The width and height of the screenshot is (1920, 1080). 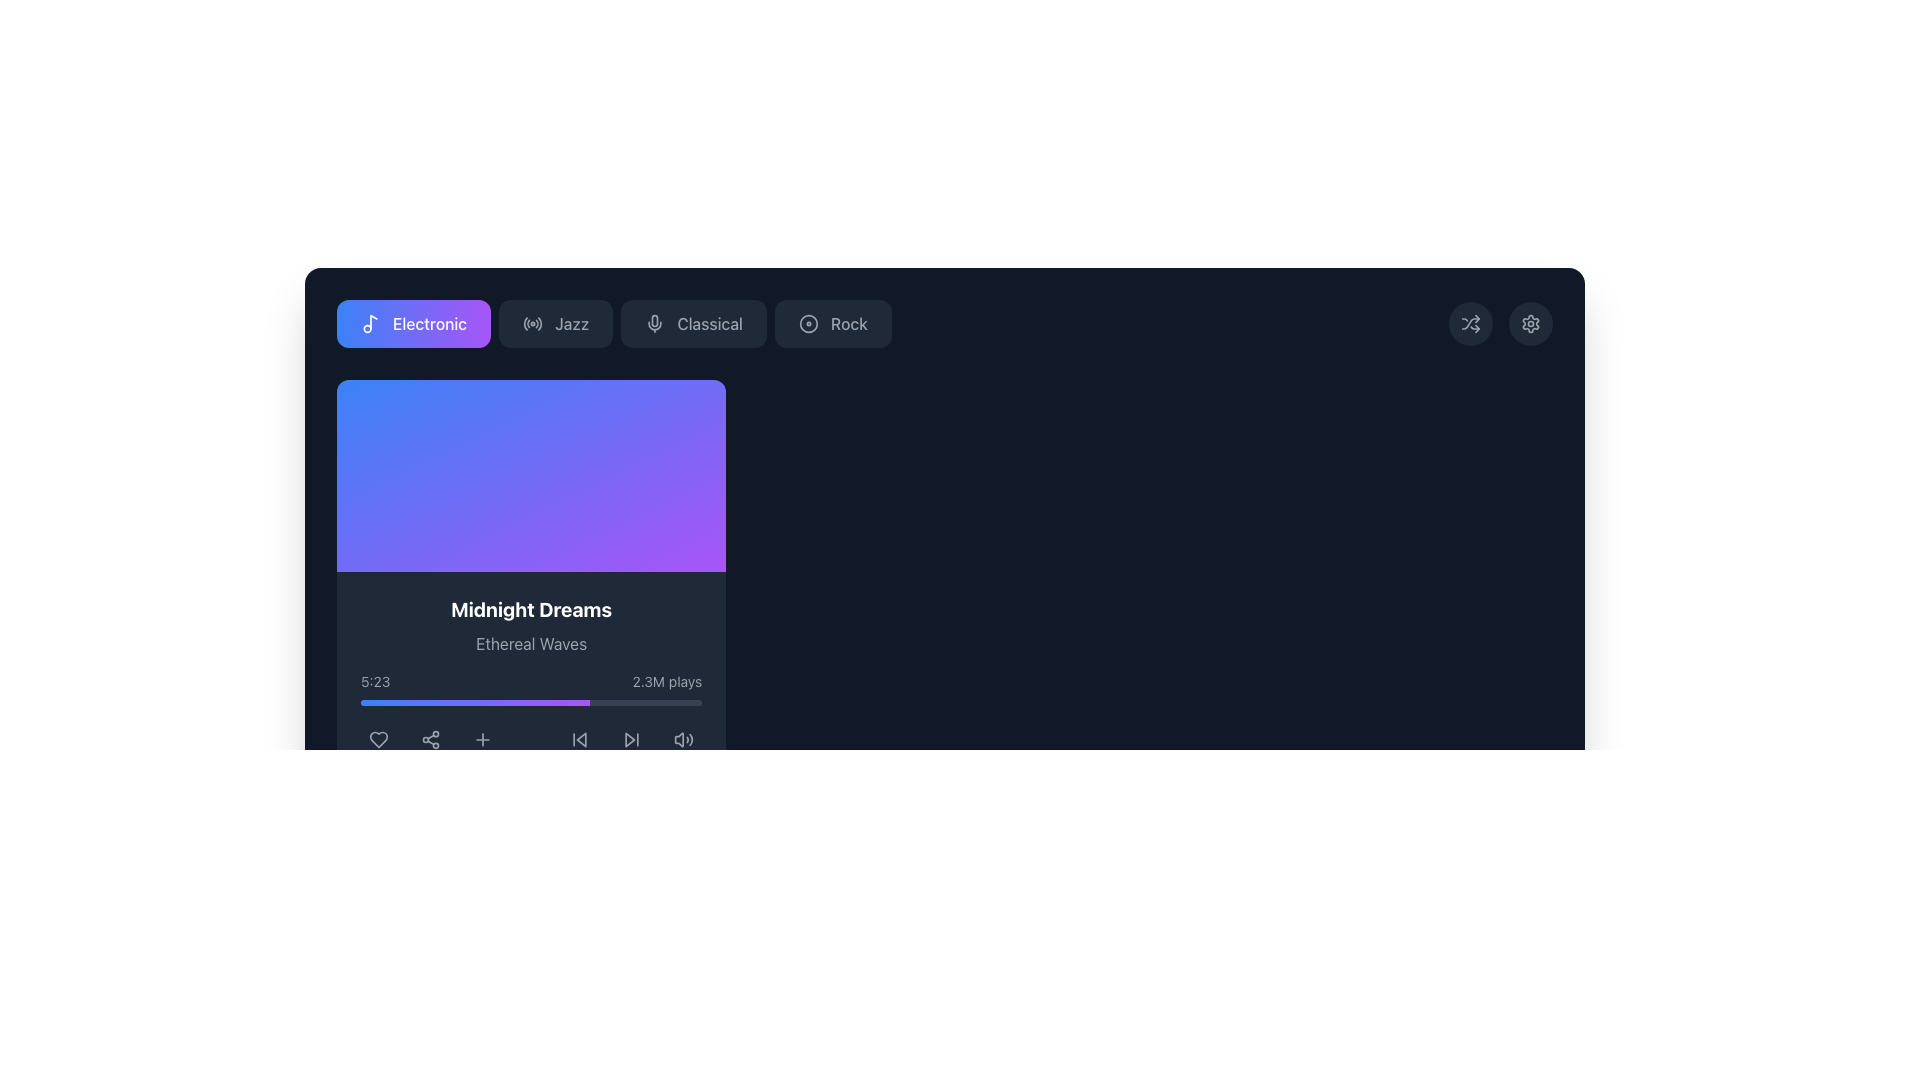 I want to click on the static text label displaying 'Rock' which is styled in light gray and located within a horizontal navigation bar, to the right of 'Classical' and 'Jazz', so click(x=849, y=323).